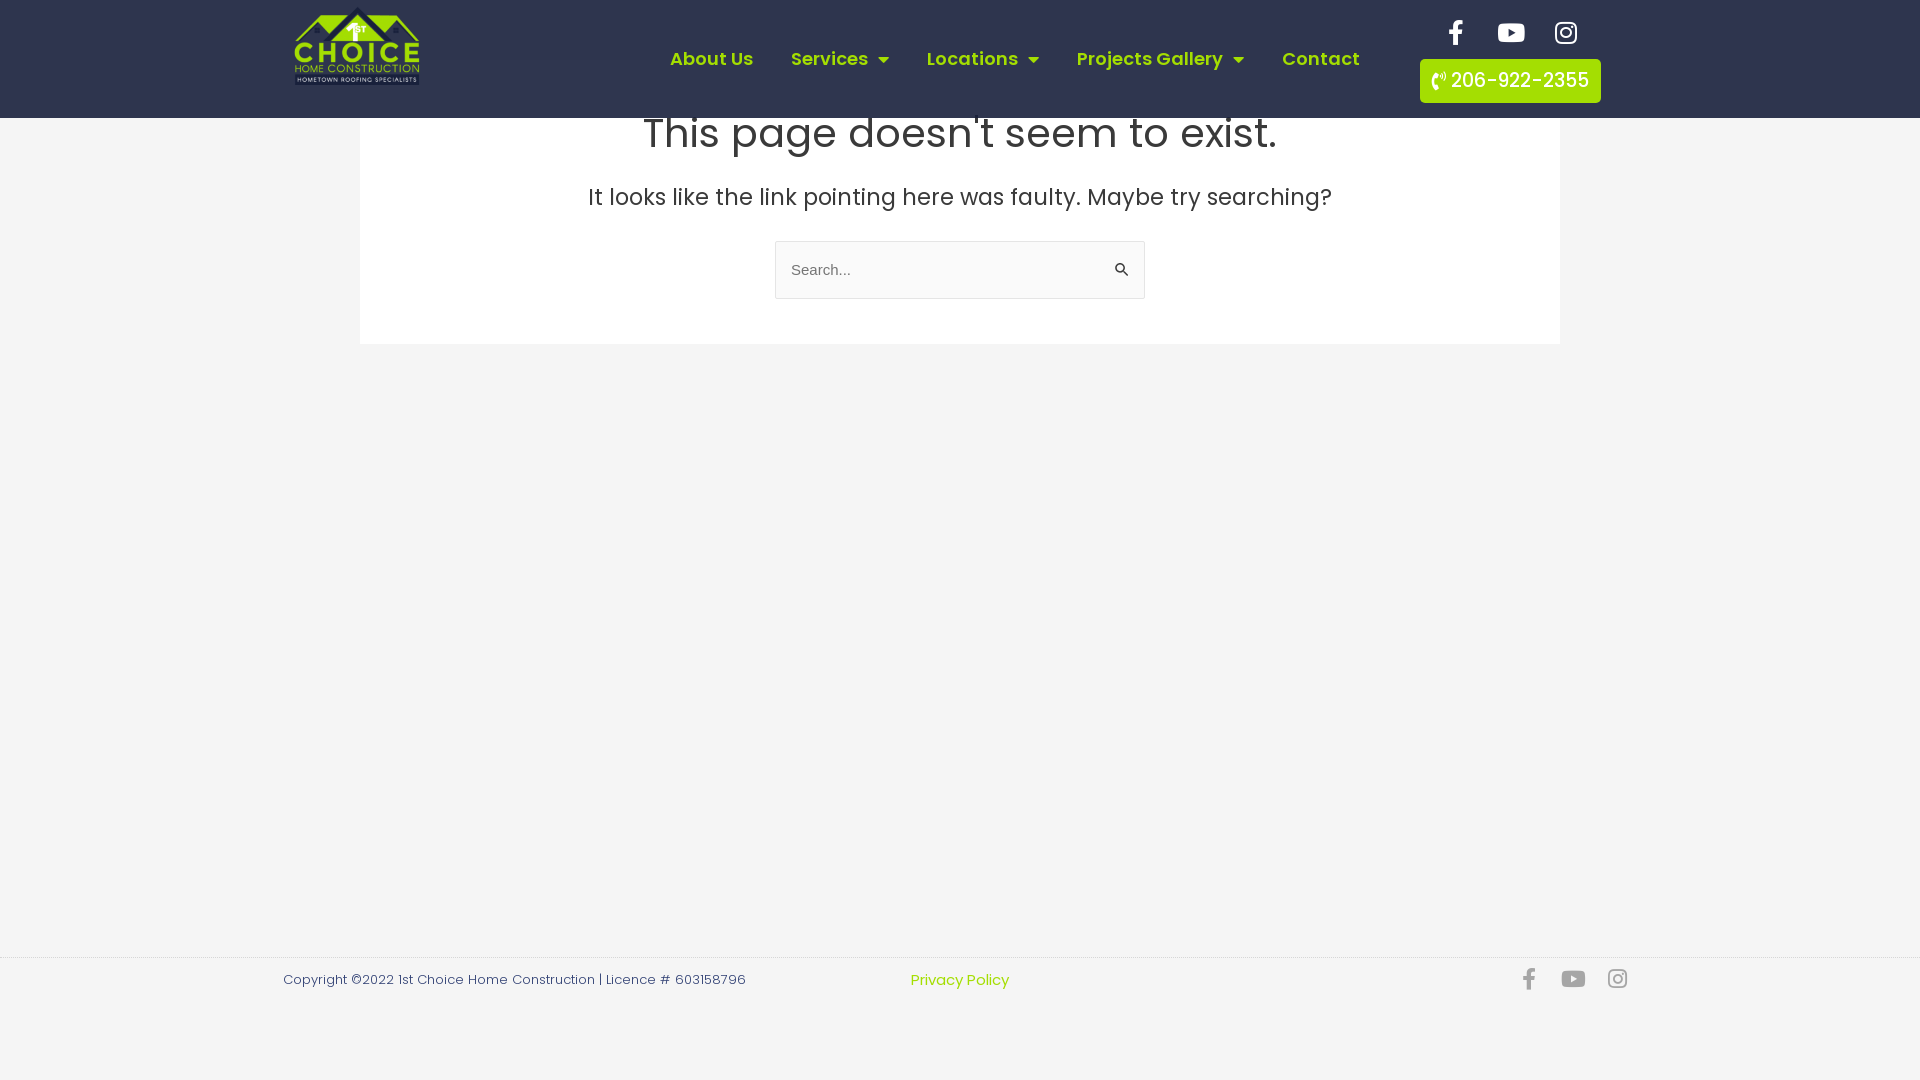 The width and height of the screenshot is (1920, 1080). Describe the element at coordinates (1564, 31) in the screenshot. I see `'Instagram'` at that location.